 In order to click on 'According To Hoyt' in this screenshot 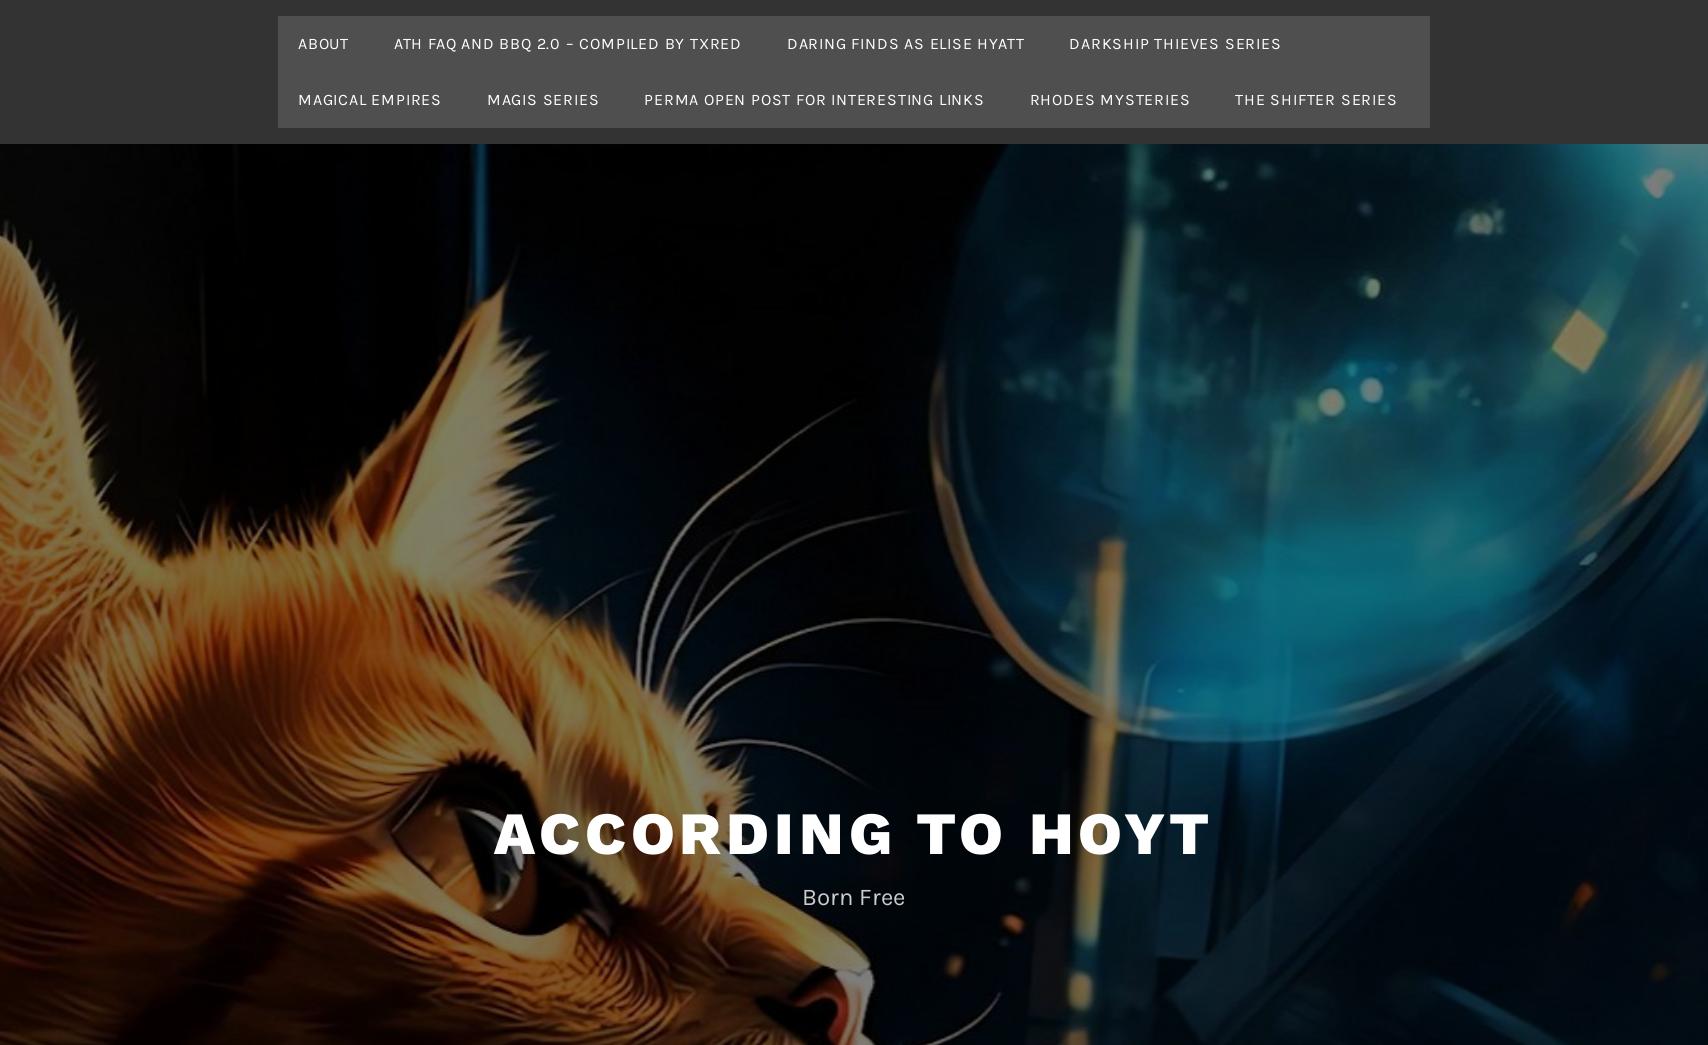, I will do `click(853, 831)`.